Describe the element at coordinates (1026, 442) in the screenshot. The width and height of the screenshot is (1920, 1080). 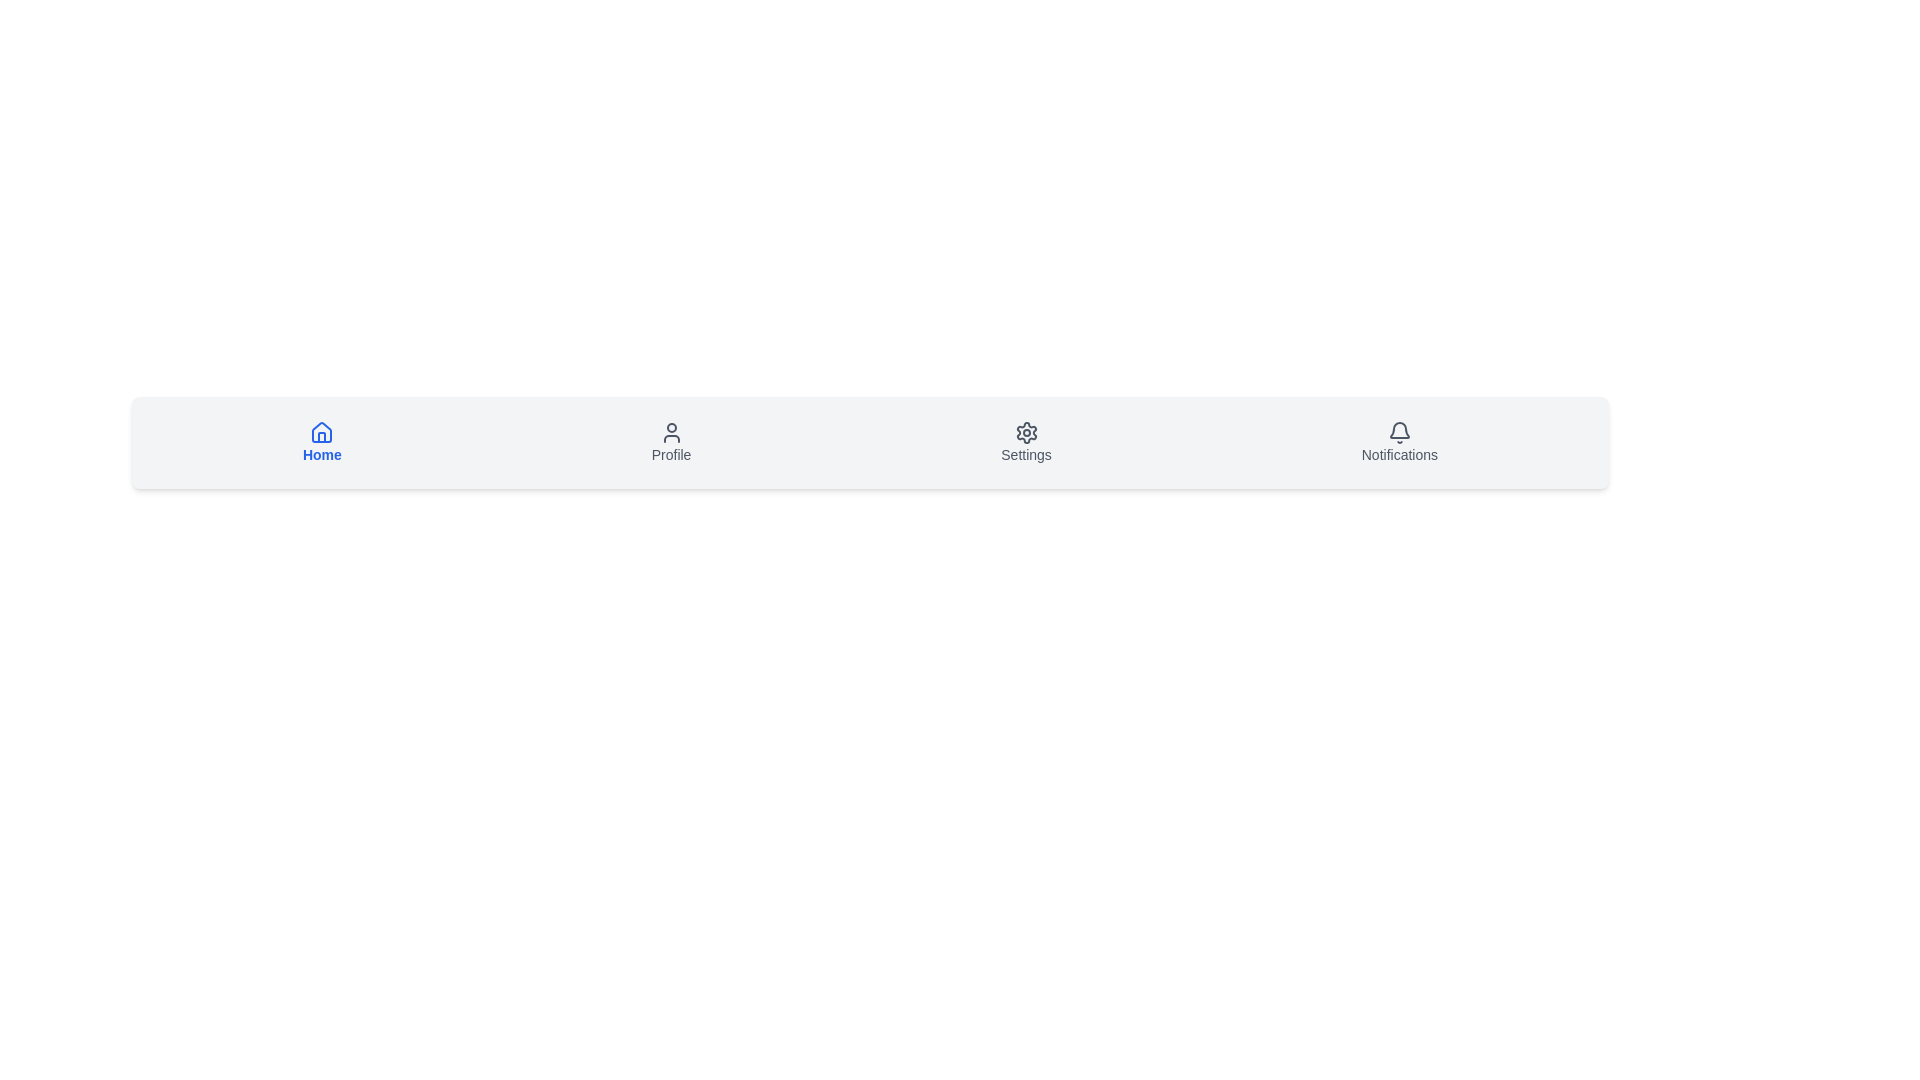
I see `the 'Settings' button with a gear icon located in the middle of the navigation bar to observe a visual effect` at that location.